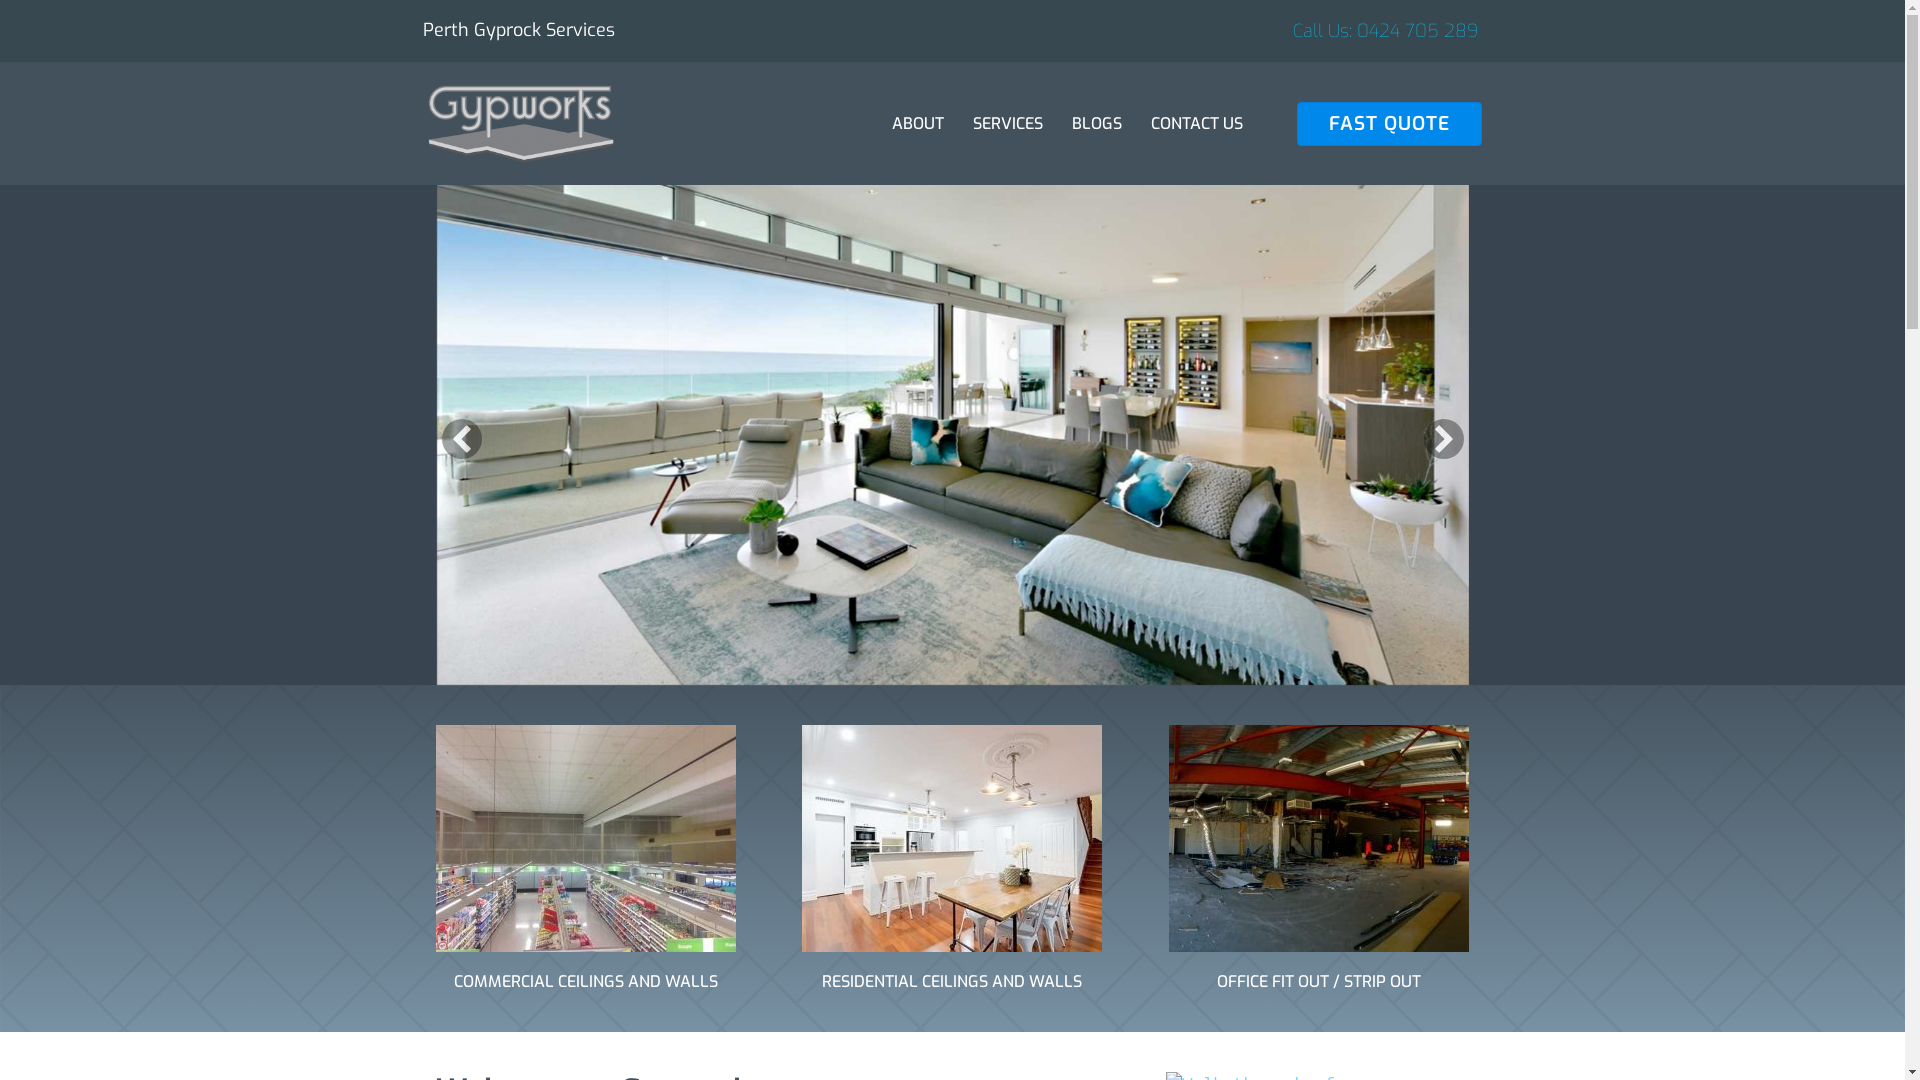 Image resolution: width=1920 pixels, height=1080 pixels. What do you see at coordinates (1319, 980) in the screenshot?
I see `'OFFICE FIT OUT / STRIP OUT'` at bounding box center [1319, 980].